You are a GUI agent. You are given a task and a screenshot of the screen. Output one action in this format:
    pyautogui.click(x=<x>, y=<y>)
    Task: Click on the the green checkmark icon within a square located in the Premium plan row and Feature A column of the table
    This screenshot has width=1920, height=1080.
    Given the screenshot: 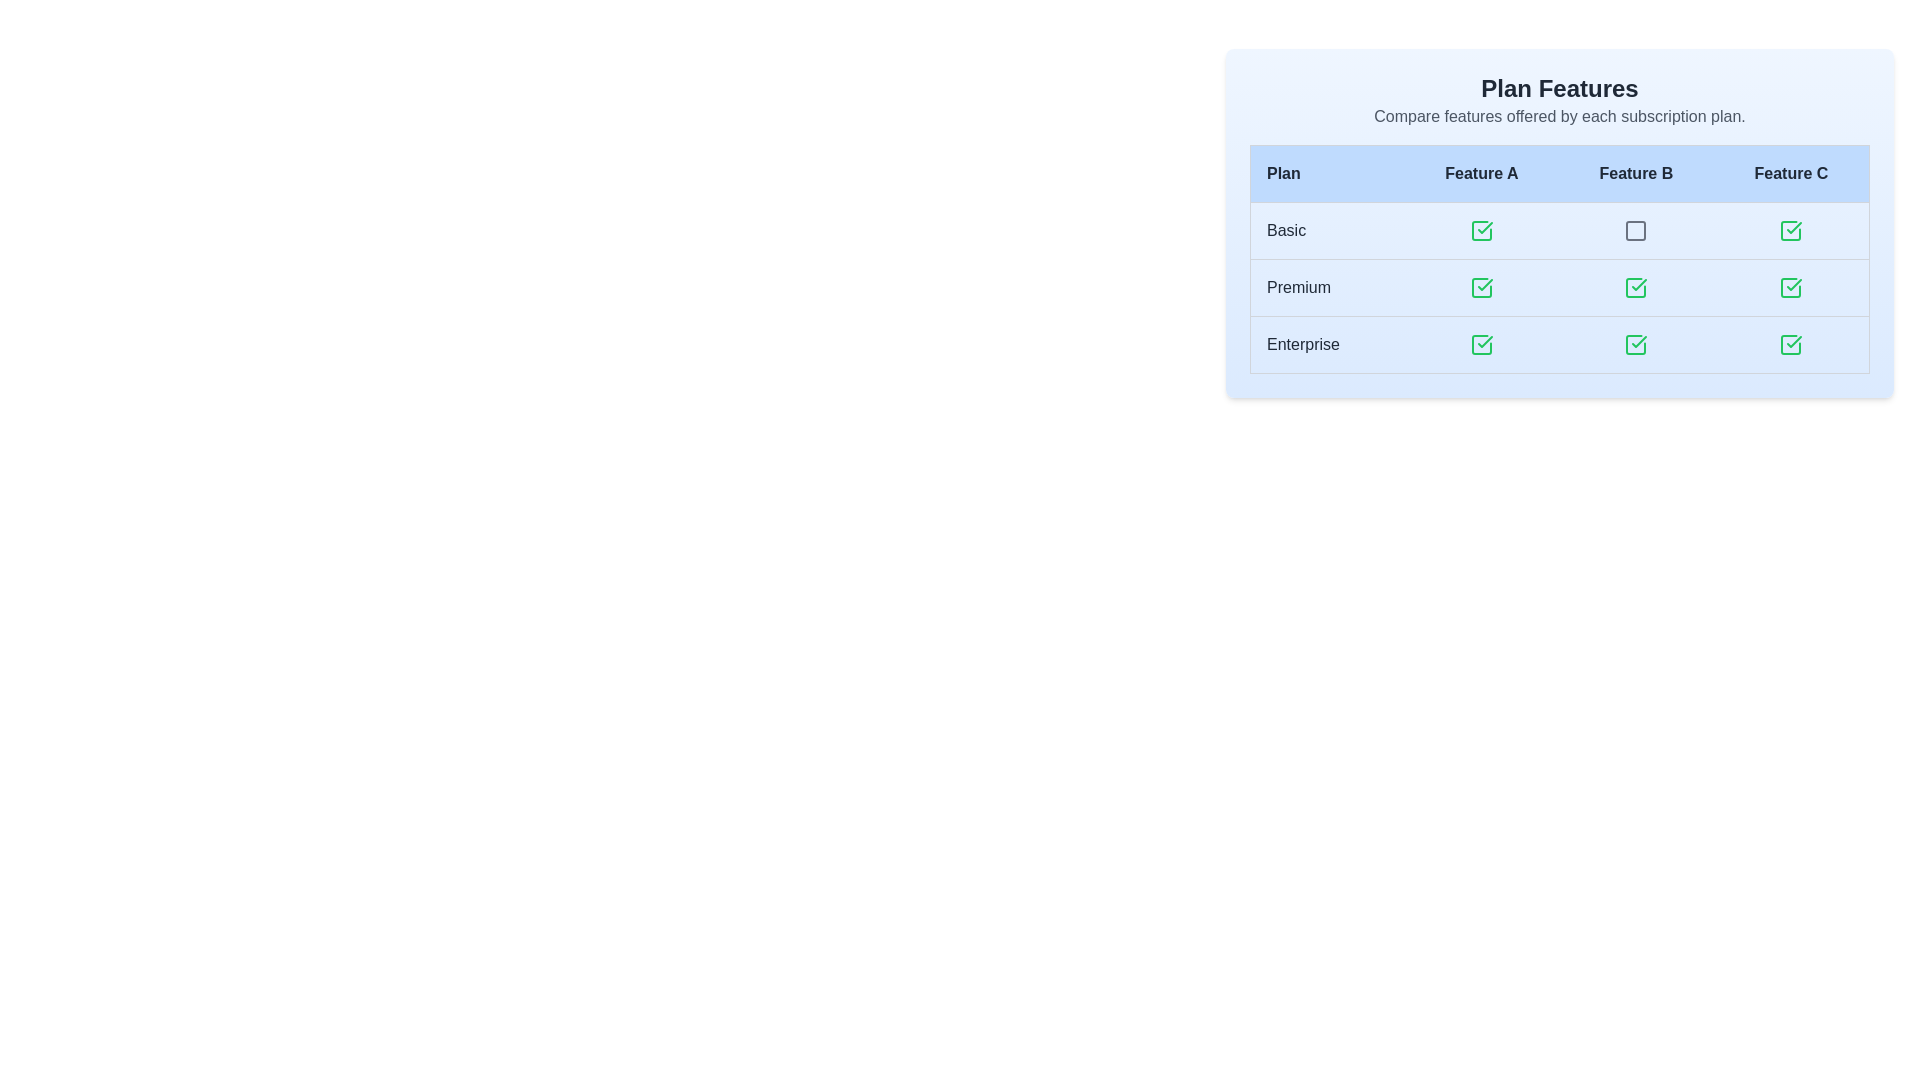 What is the action you would take?
    pyautogui.click(x=1481, y=288)
    